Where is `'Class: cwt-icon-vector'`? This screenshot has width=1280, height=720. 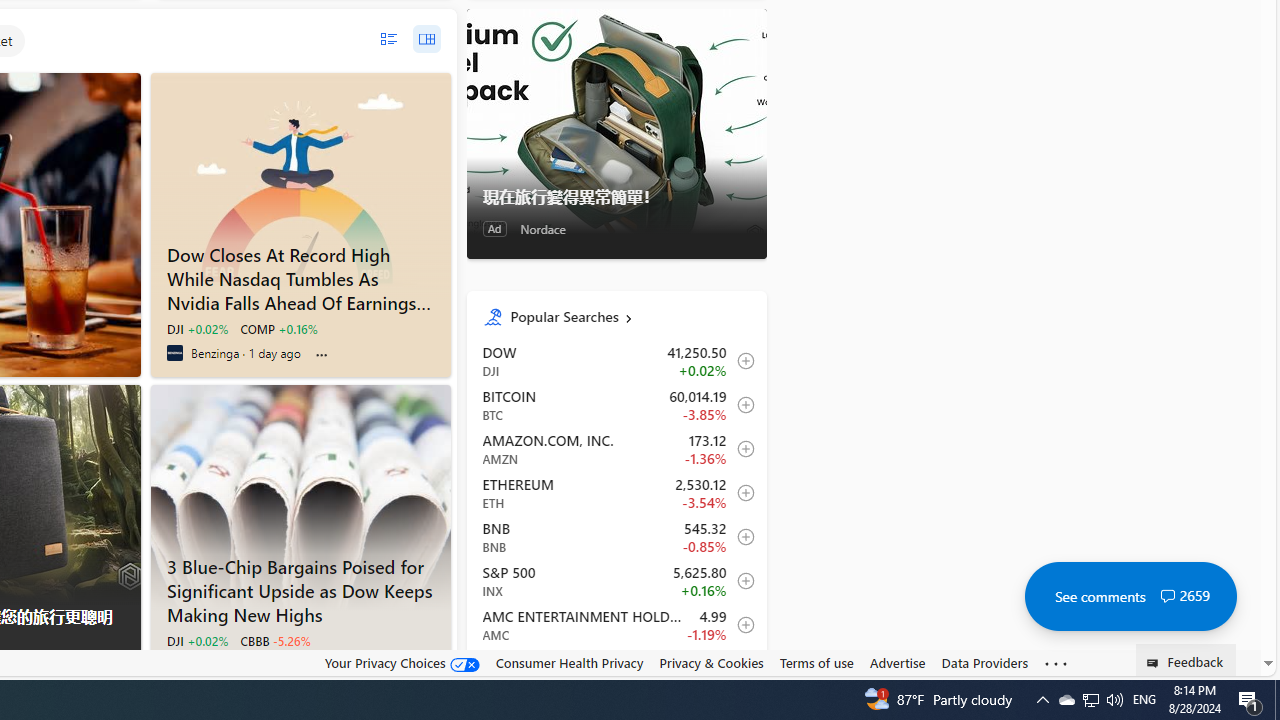 'Class: cwt-icon-vector' is located at coordinates (1167, 595).